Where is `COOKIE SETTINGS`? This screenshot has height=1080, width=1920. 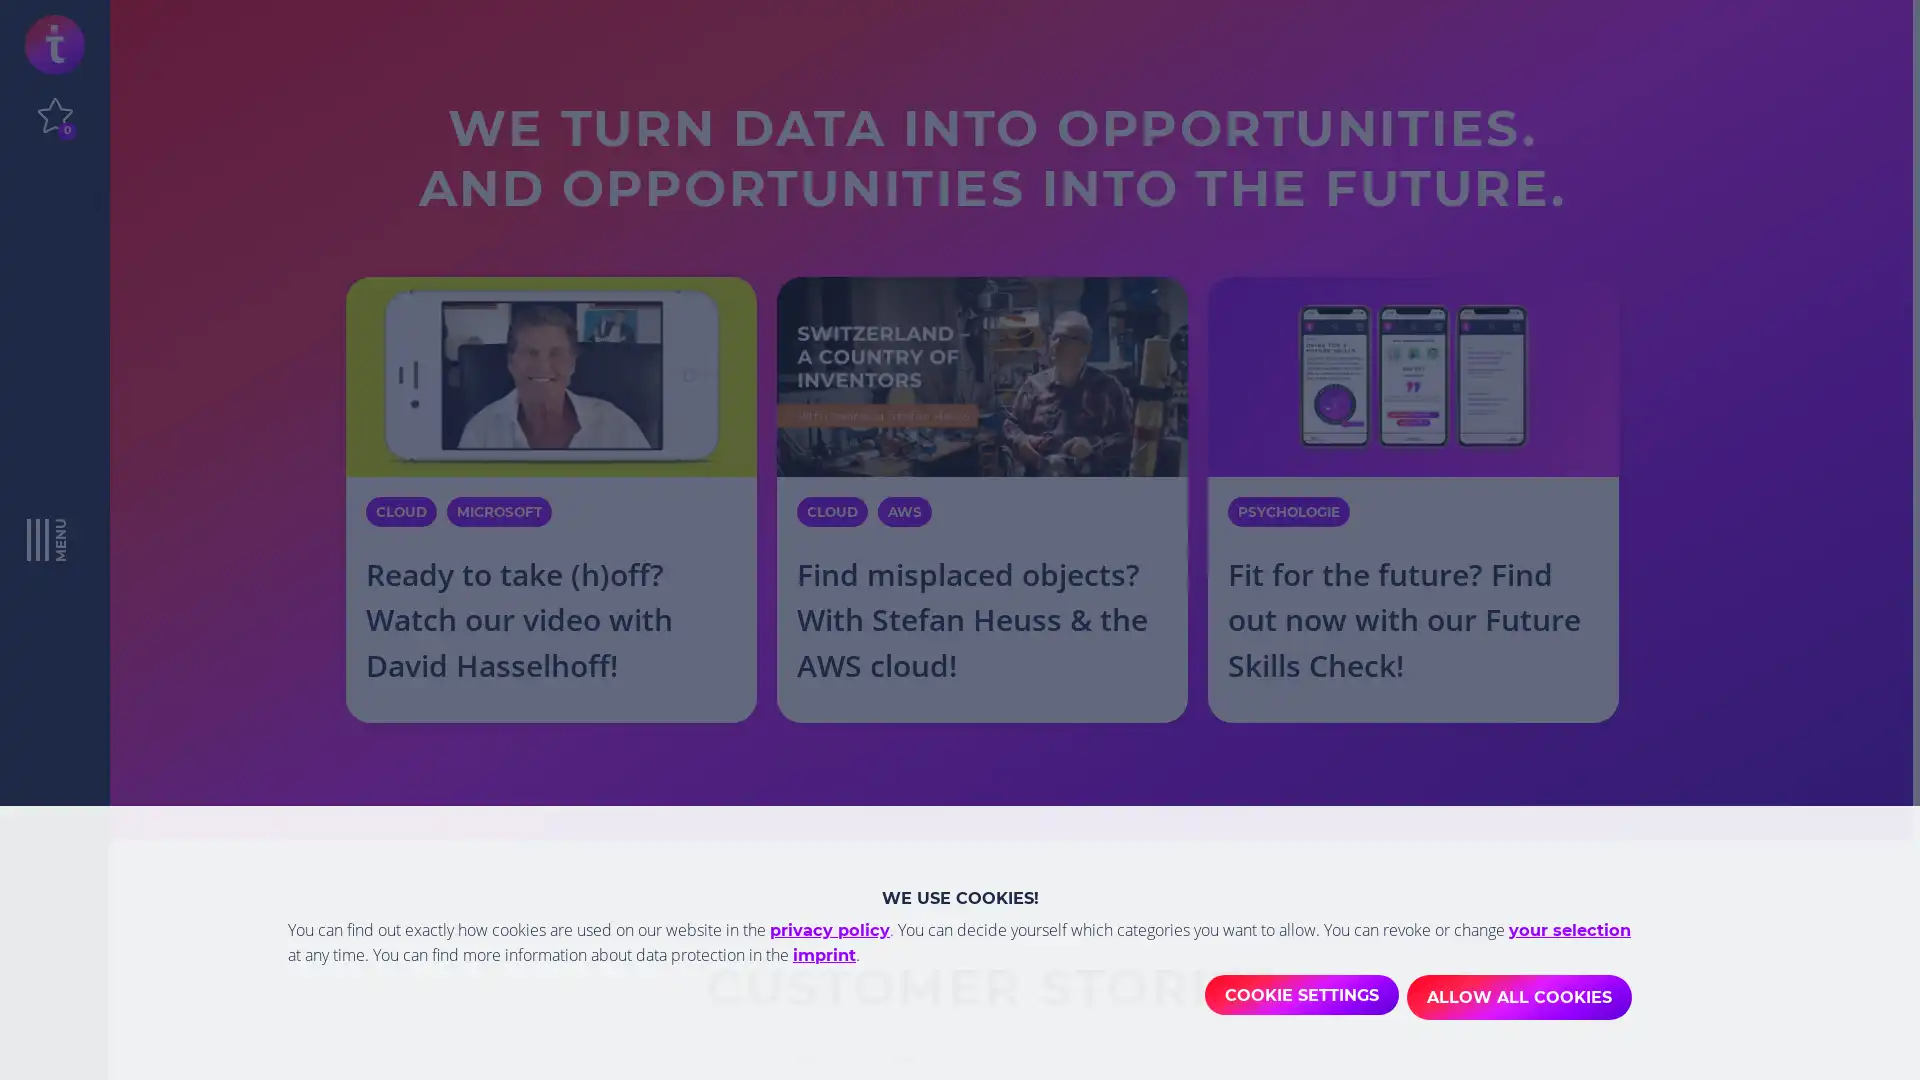
COOKIE SETTINGS is located at coordinates (1295, 999).